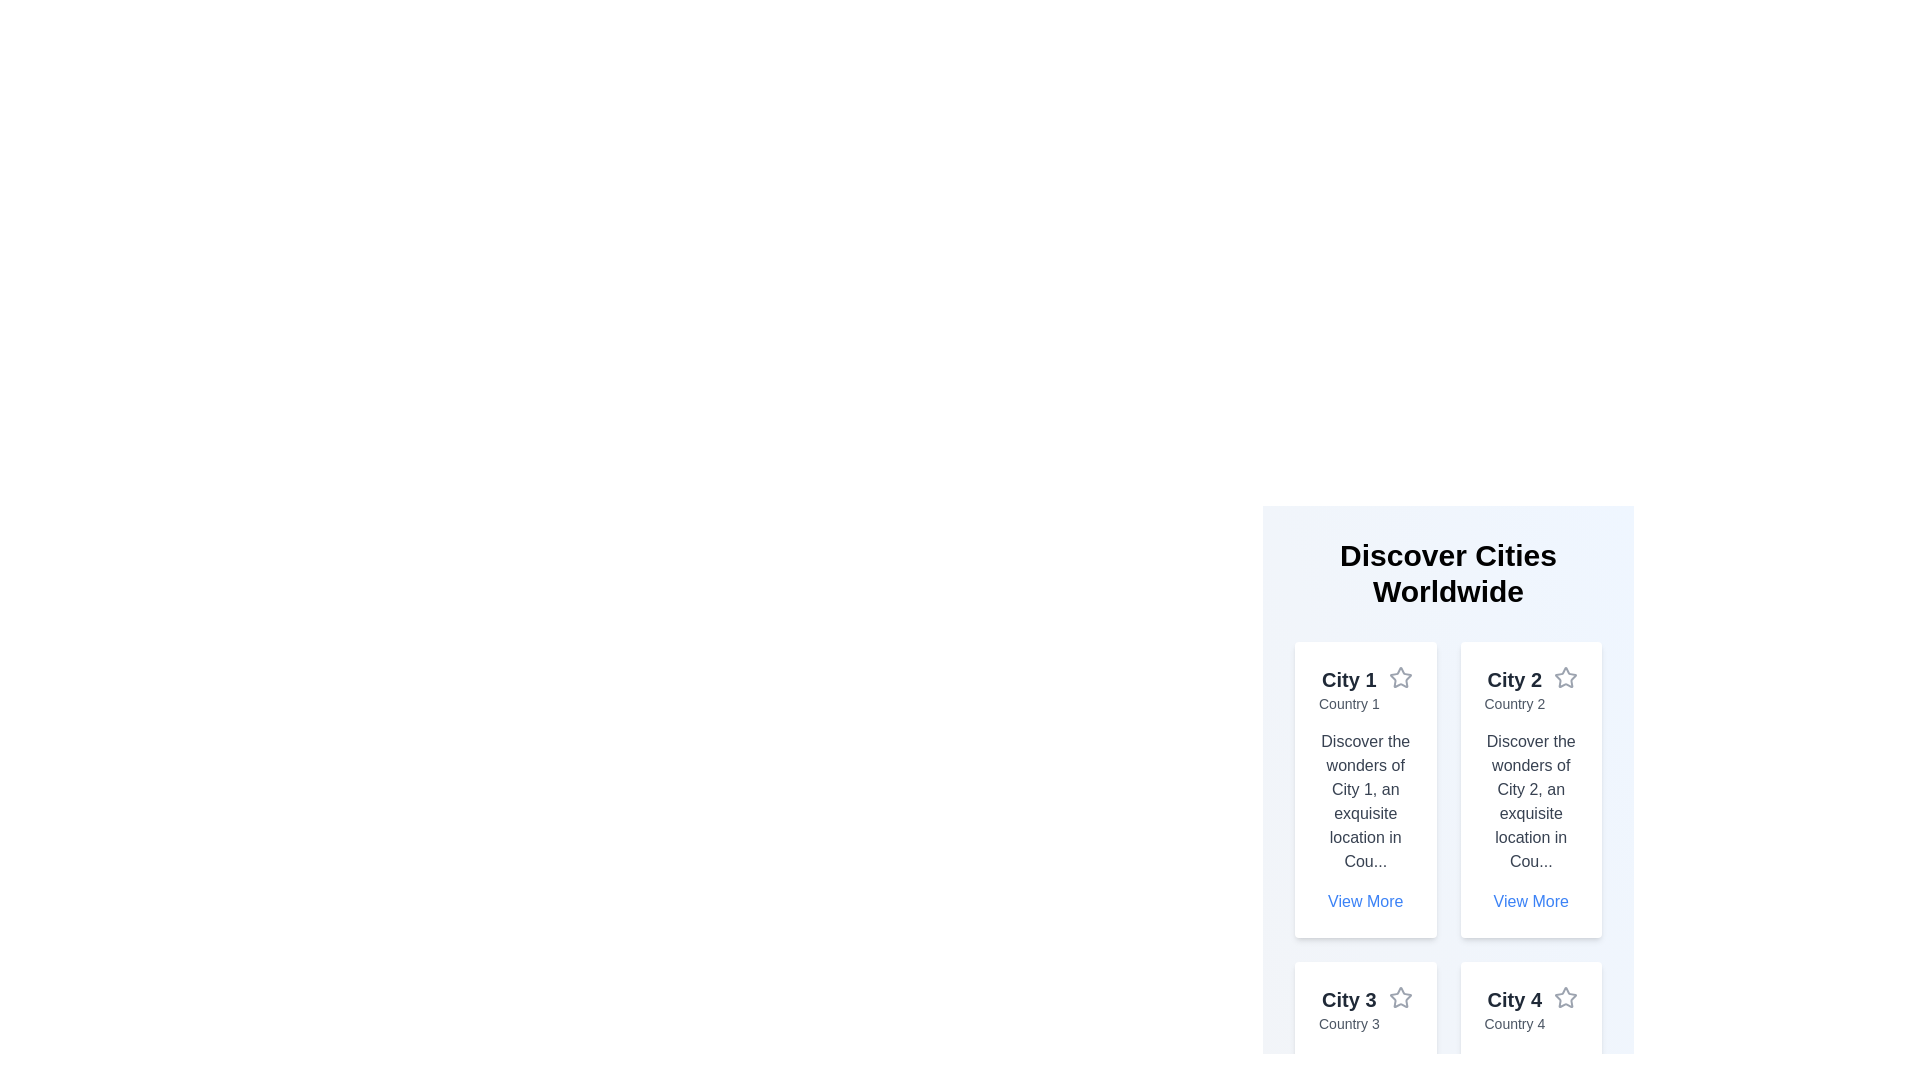  I want to click on the text block containing the title 'City 4' and subtitle 'Country 4', so click(1514, 1010).